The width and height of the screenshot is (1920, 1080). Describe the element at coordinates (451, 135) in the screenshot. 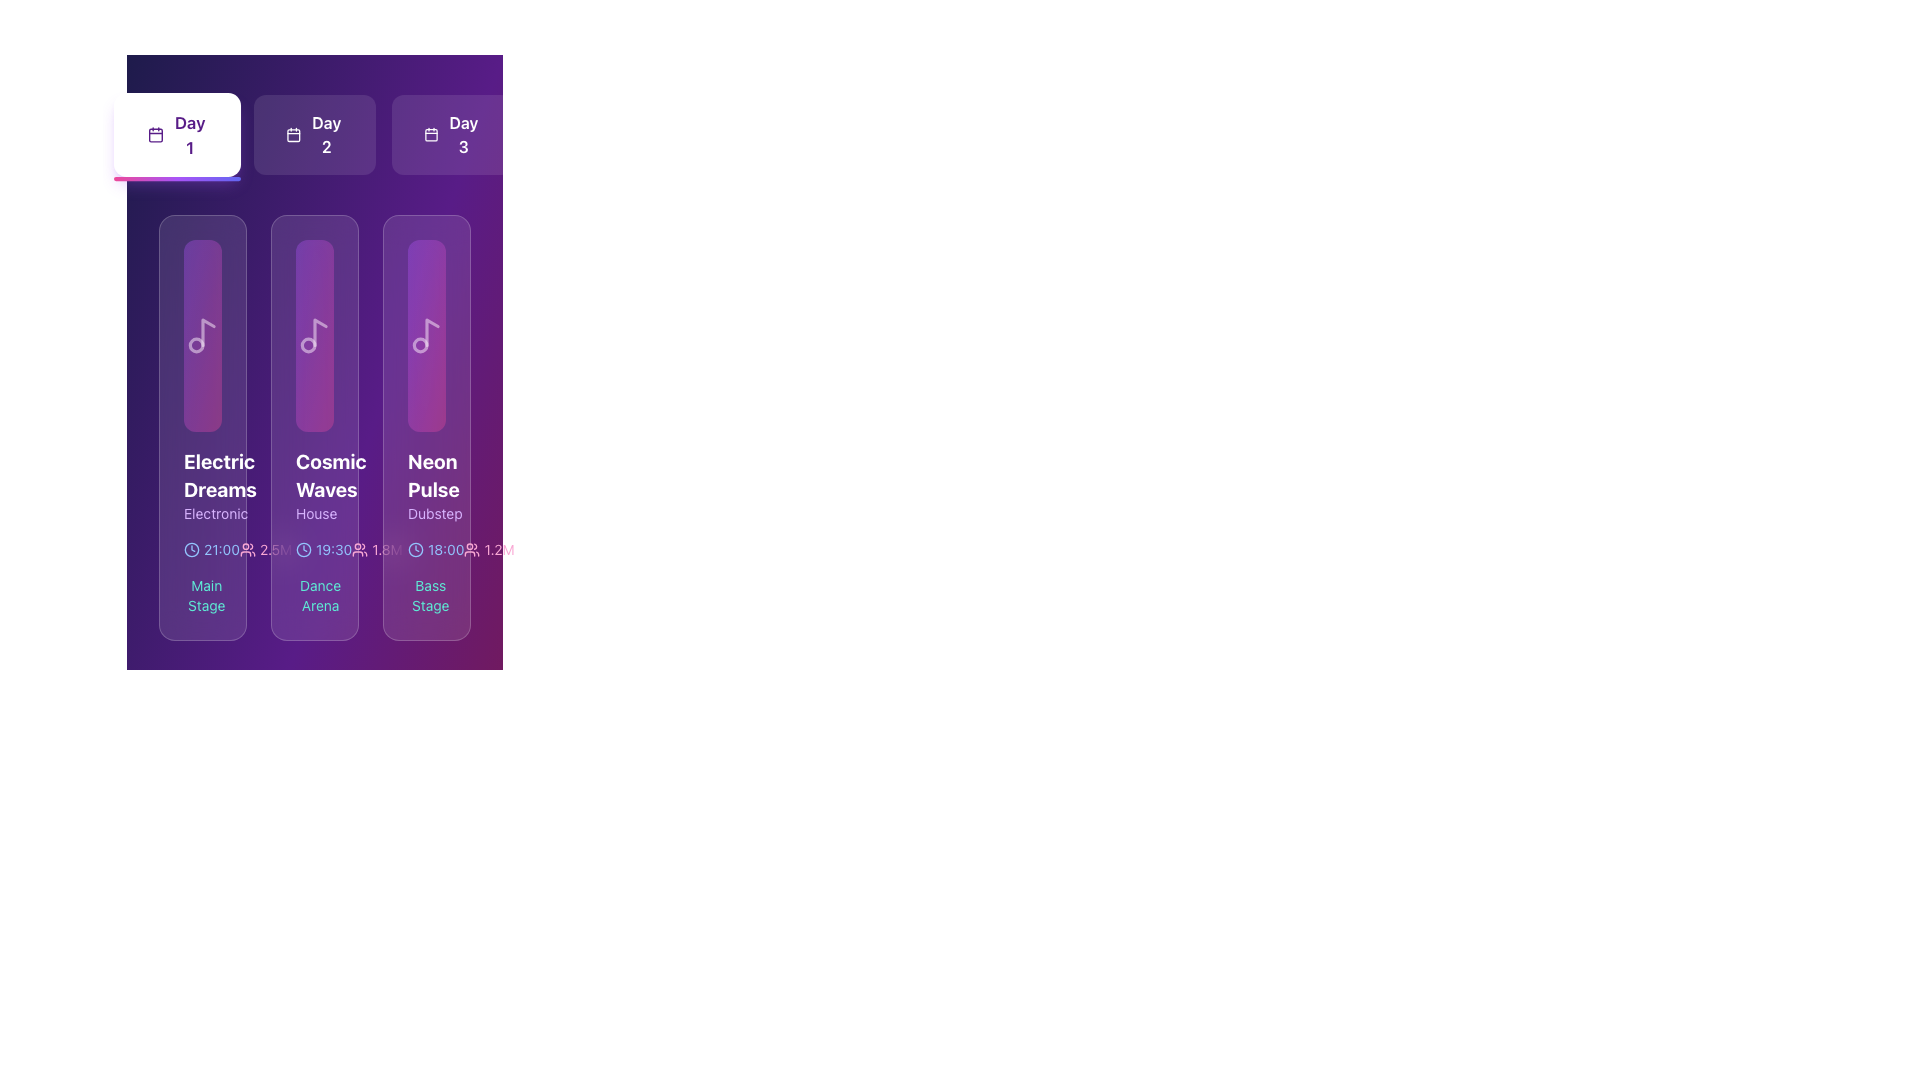

I see `the 'Day 3' button located in the top-right corner of the group of navigational buttons for selecting different days` at that location.